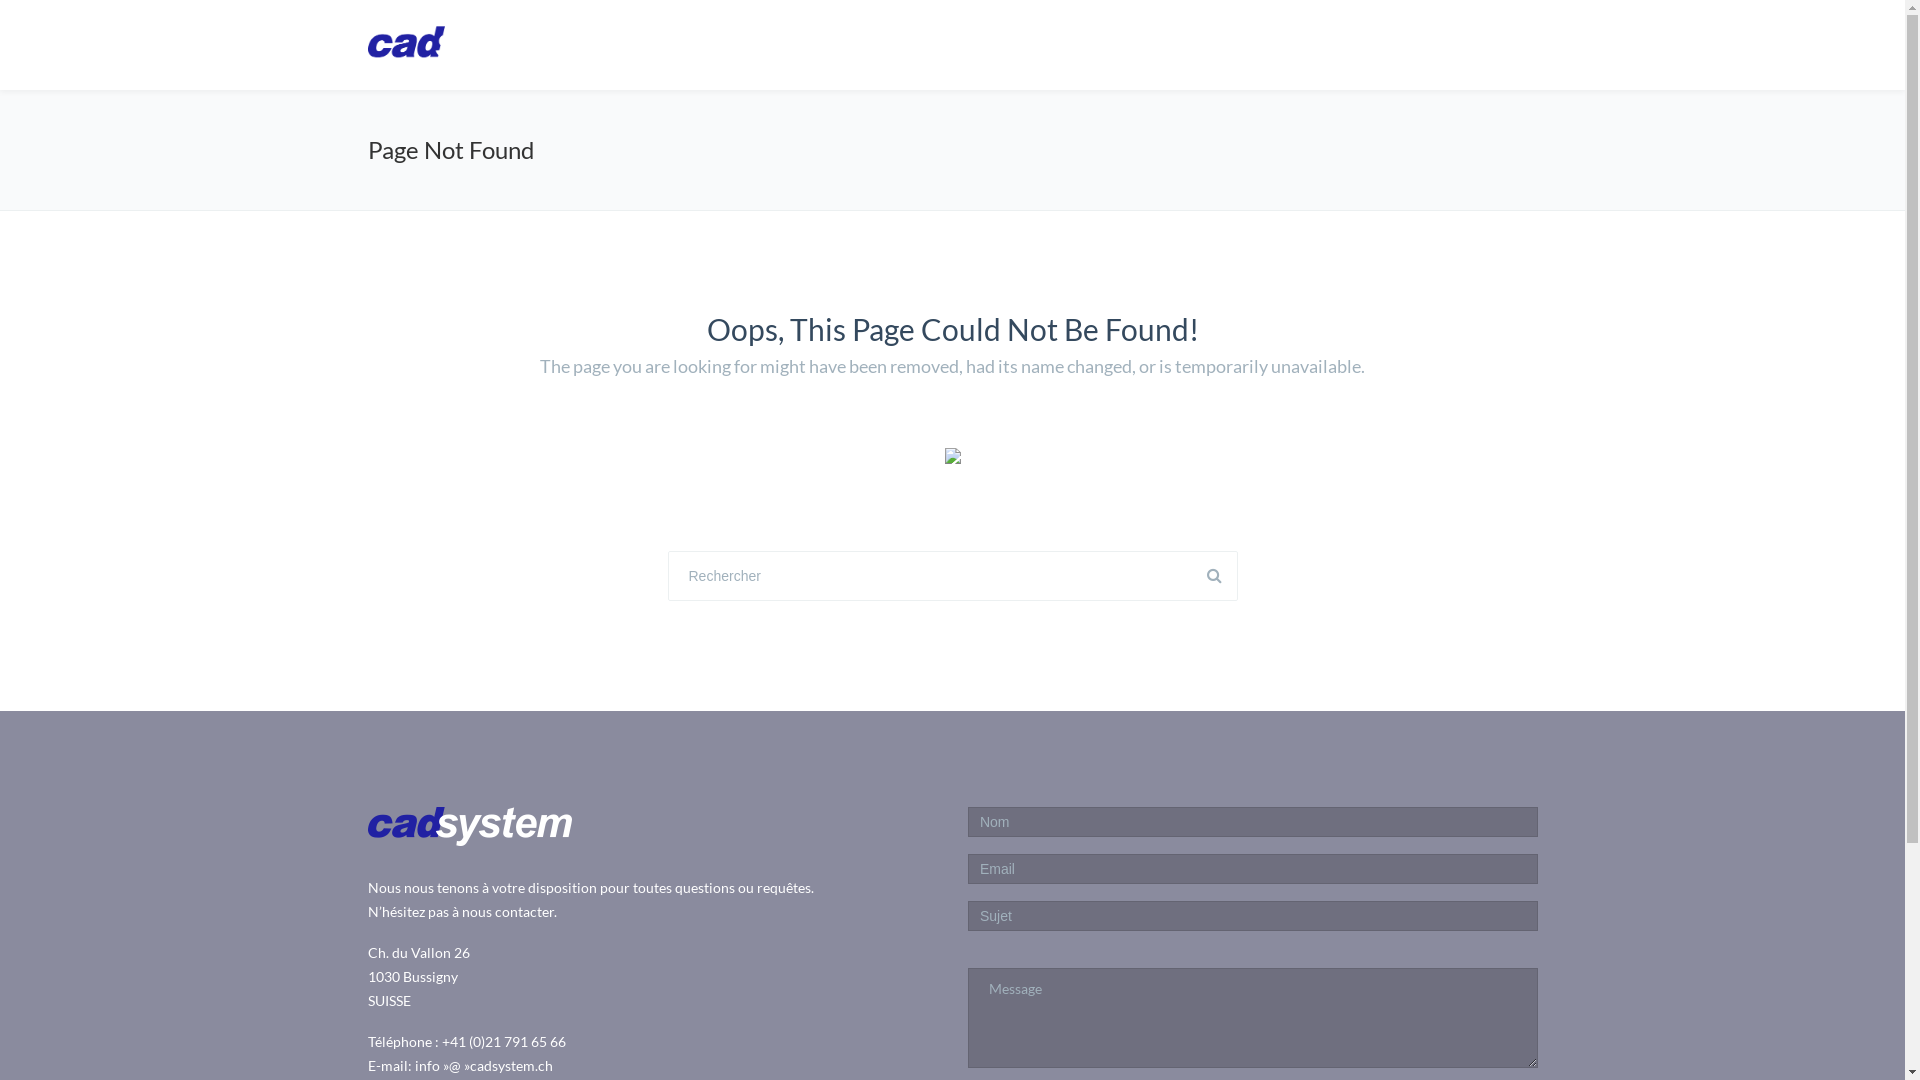 This screenshot has width=1920, height=1080. Describe the element at coordinates (1427, 44) in the screenshot. I see `'Downloads'` at that location.